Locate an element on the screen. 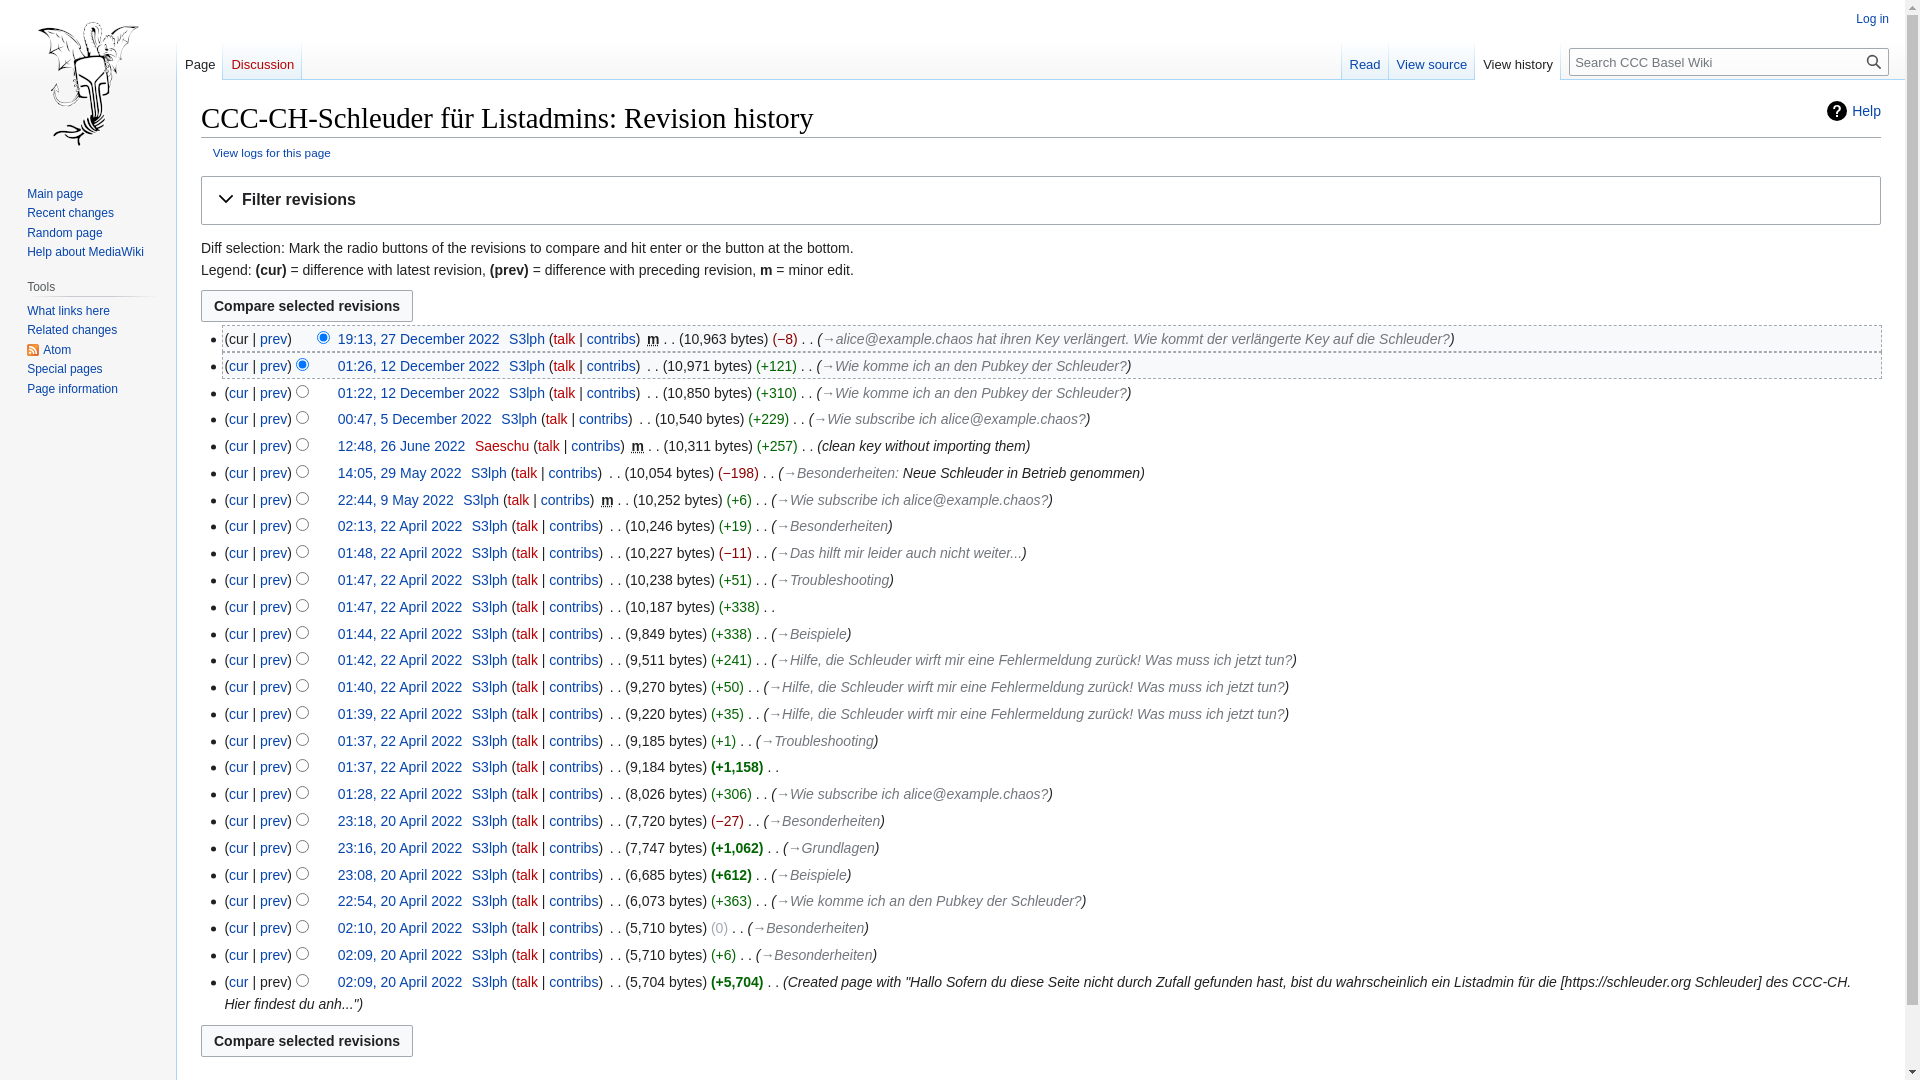 The image size is (1920, 1080). 'Main page' is located at coordinates (27, 193).